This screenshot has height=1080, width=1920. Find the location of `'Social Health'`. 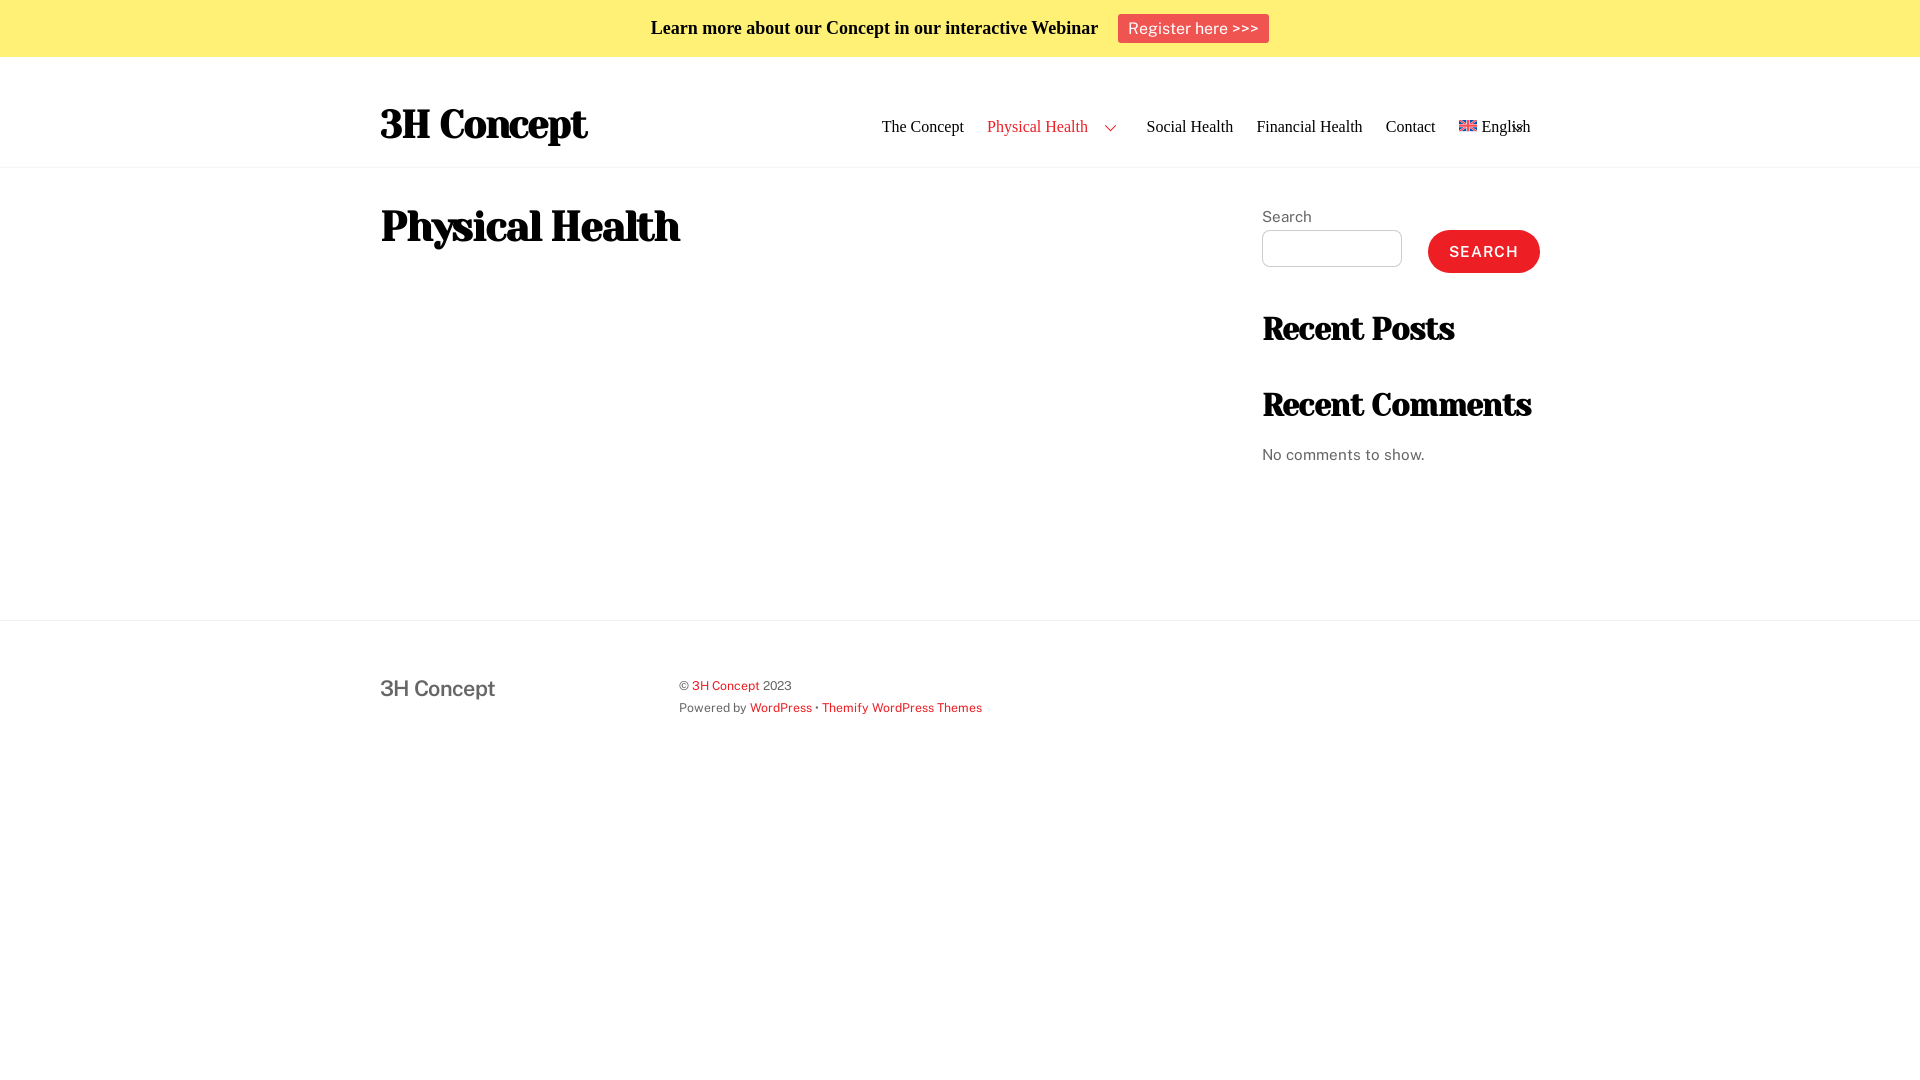

'Social Health' is located at coordinates (1137, 127).